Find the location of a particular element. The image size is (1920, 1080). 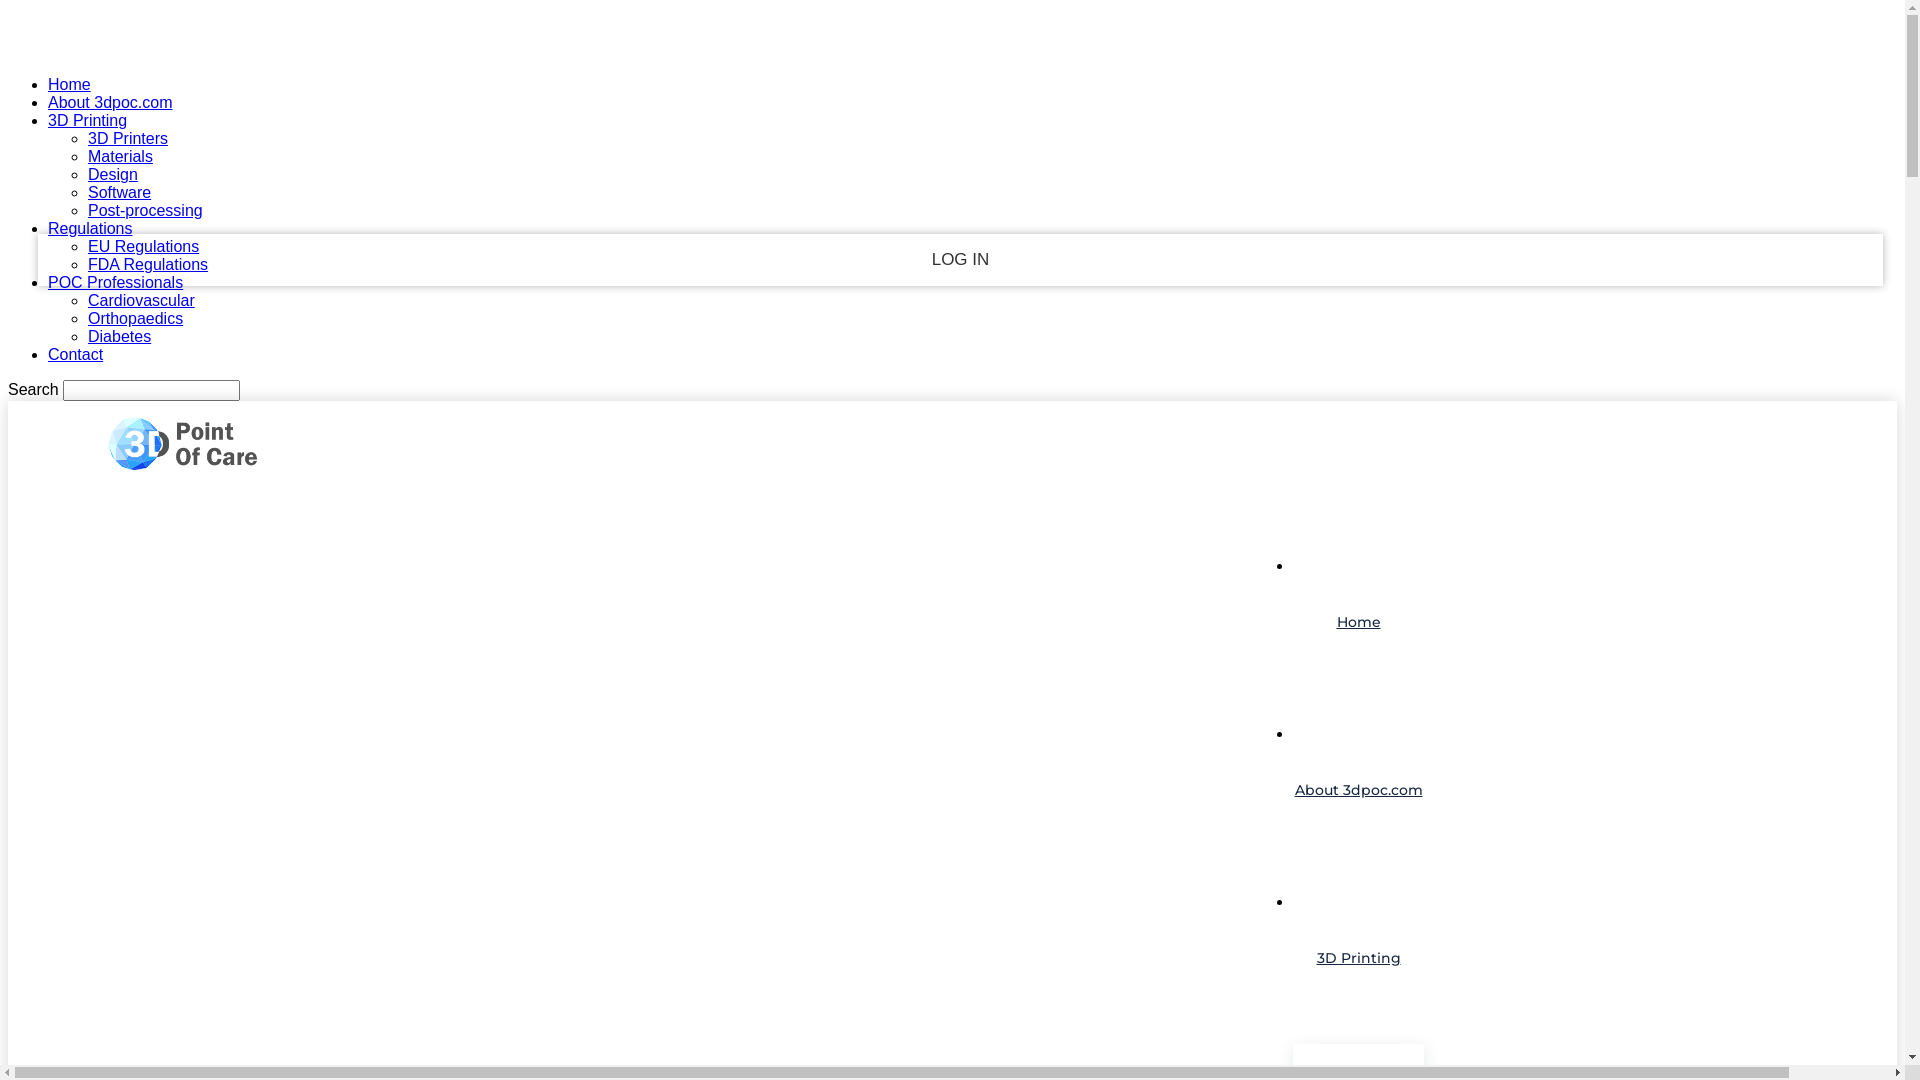

'Privacy Policy' is located at coordinates (960, 346).